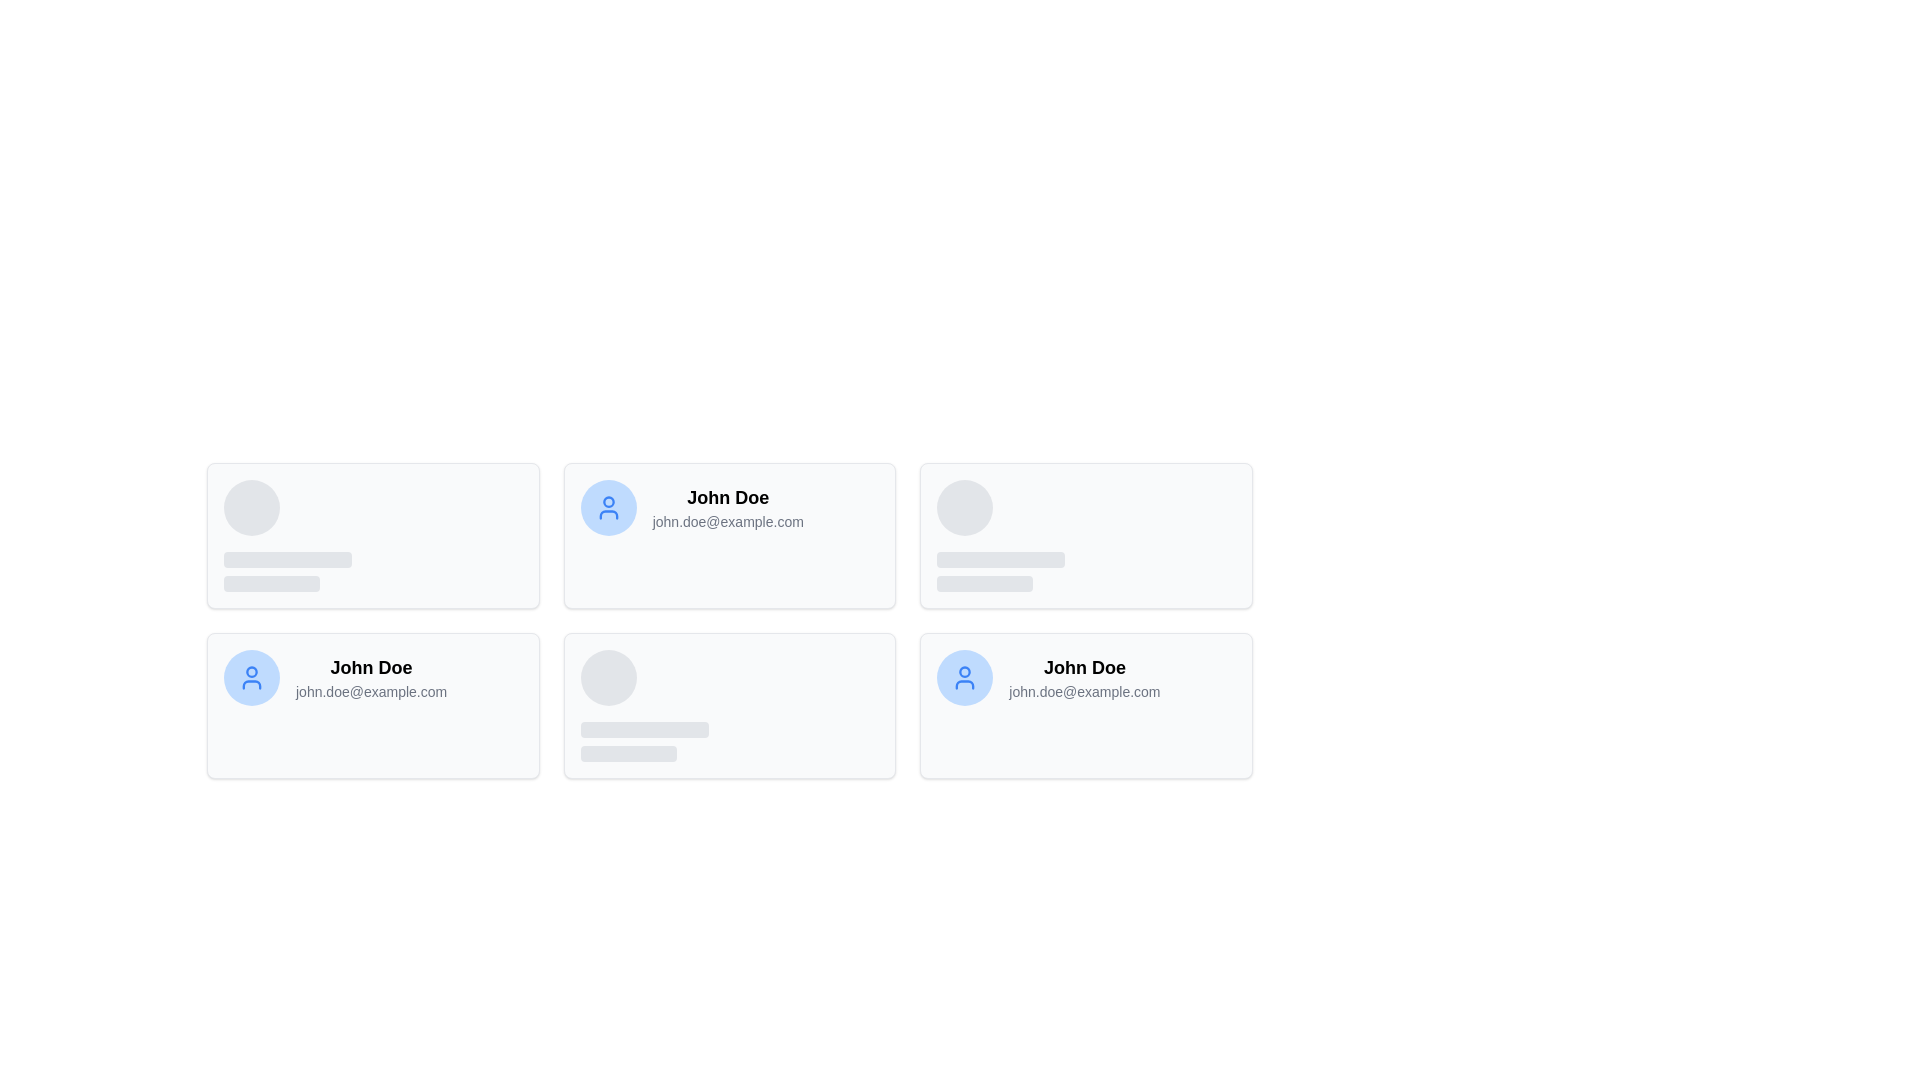 The height and width of the screenshot is (1080, 1920). What do you see at coordinates (985, 583) in the screenshot?
I see `the visual loading state of the Placeholder bar element, which is a horizontal gray bar located within a card interface, positioned below a circular avatar and placeholder text lines` at bounding box center [985, 583].